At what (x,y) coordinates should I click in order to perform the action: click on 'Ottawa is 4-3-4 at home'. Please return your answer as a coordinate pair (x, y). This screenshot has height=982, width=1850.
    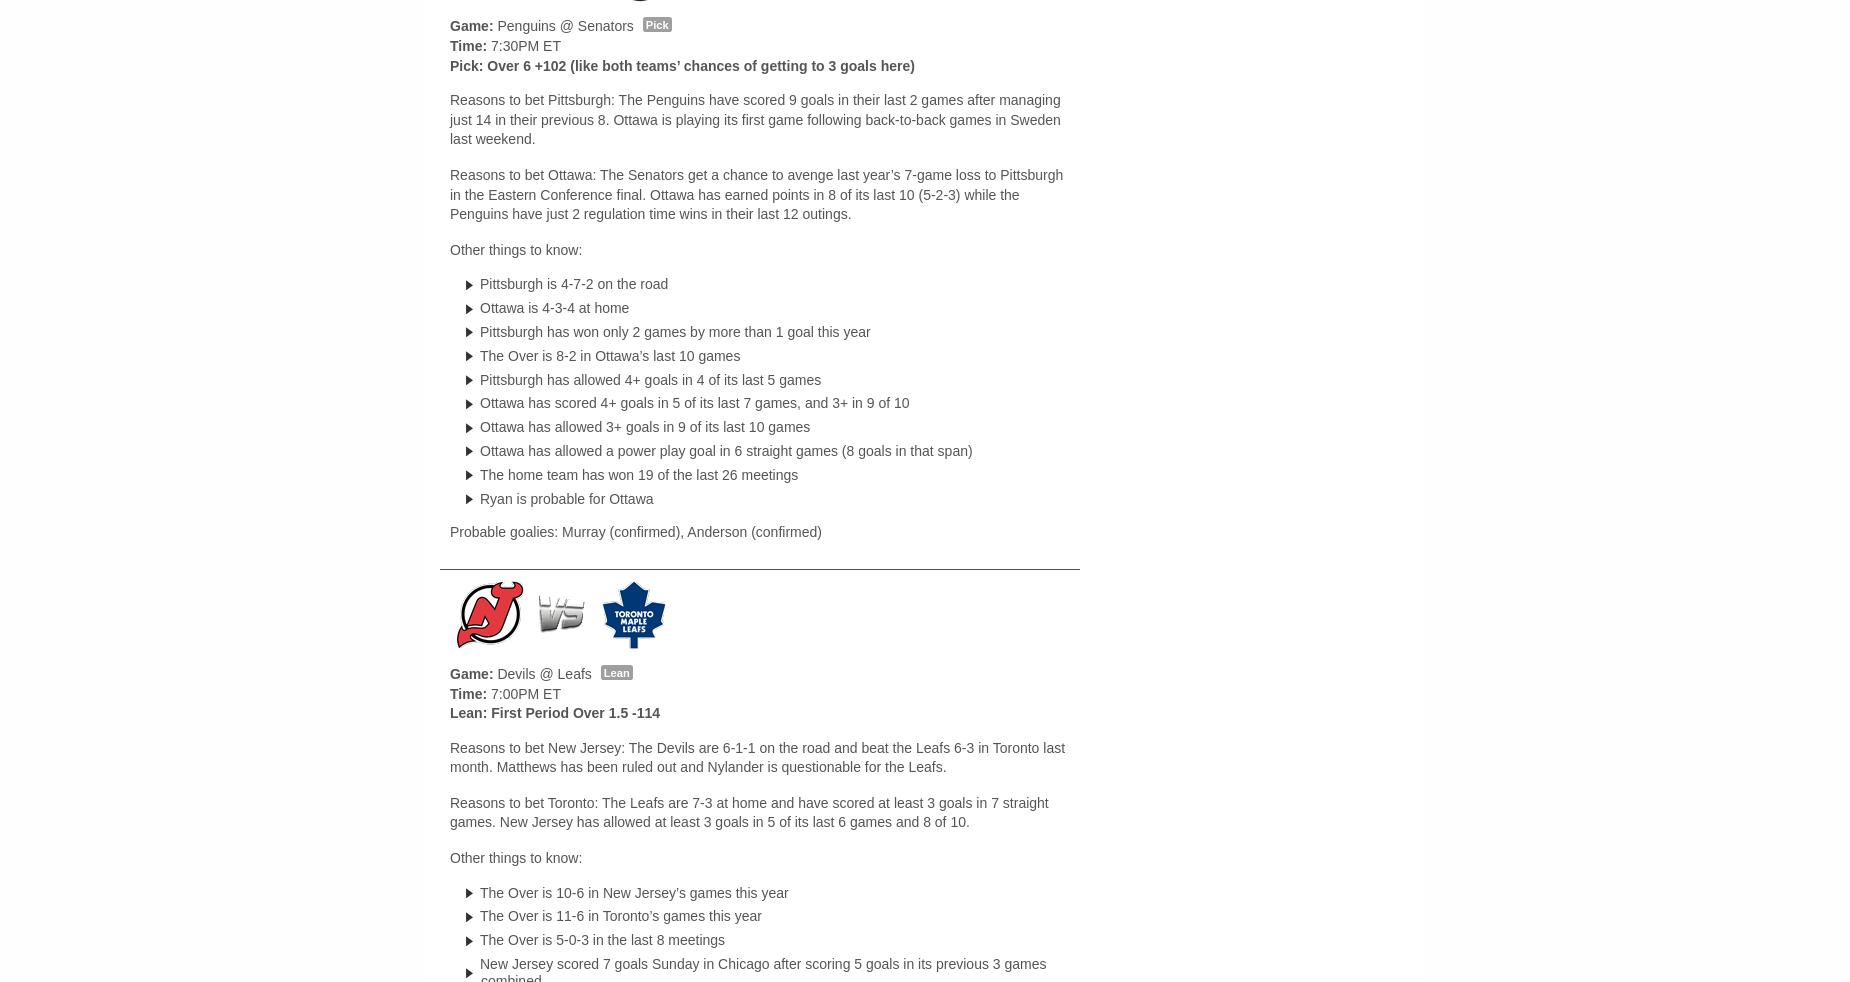
    Looking at the image, I should click on (554, 307).